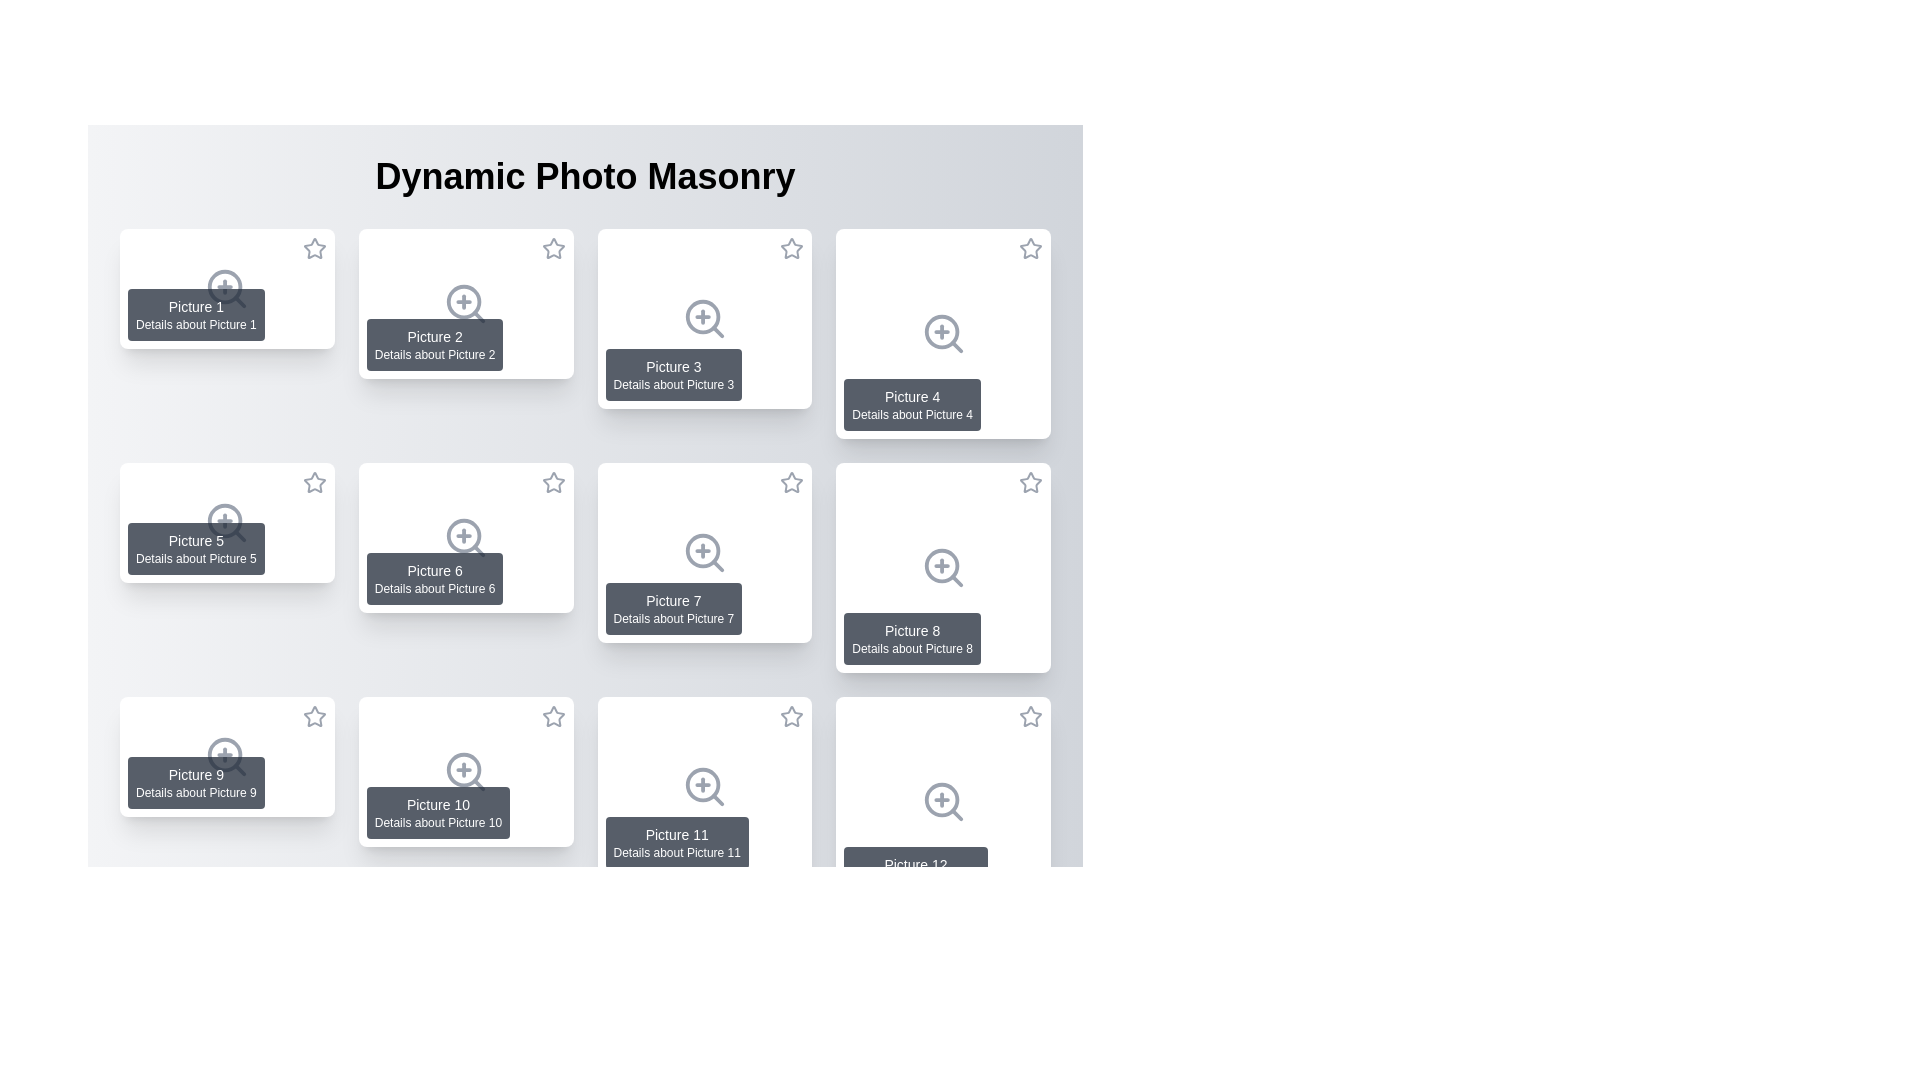 Image resolution: width=1920 pixels, height=1080 pixels. Describe the element at coordinates (196, 315) in the screenshot. I see `the Text information label displaying 'Picture 1' with details about it, located at the bottom-left corner of the first item in the grid layout` at that location.